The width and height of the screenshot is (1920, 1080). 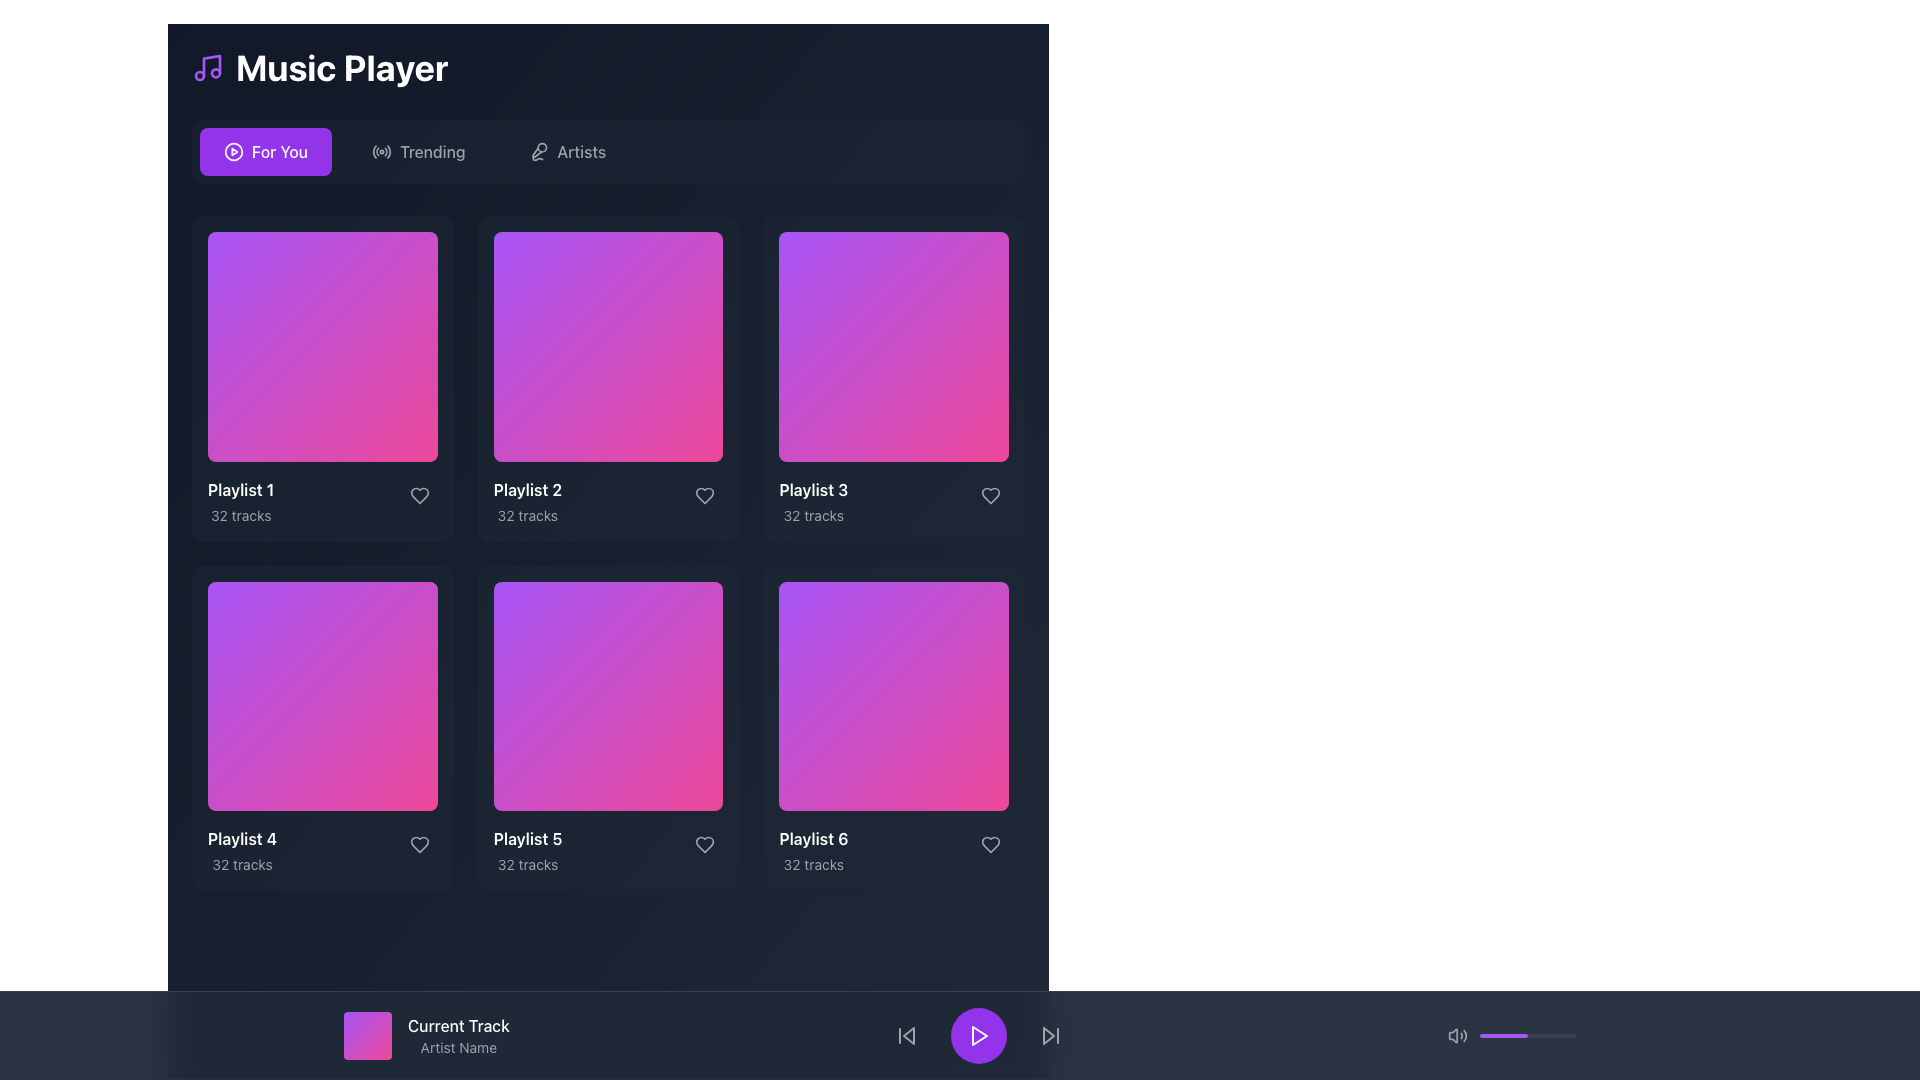 I want to click on the text label displaying '32 tracks' located beneath the title 'Playlist 4' within the card layout, so click(x=241, y=864).